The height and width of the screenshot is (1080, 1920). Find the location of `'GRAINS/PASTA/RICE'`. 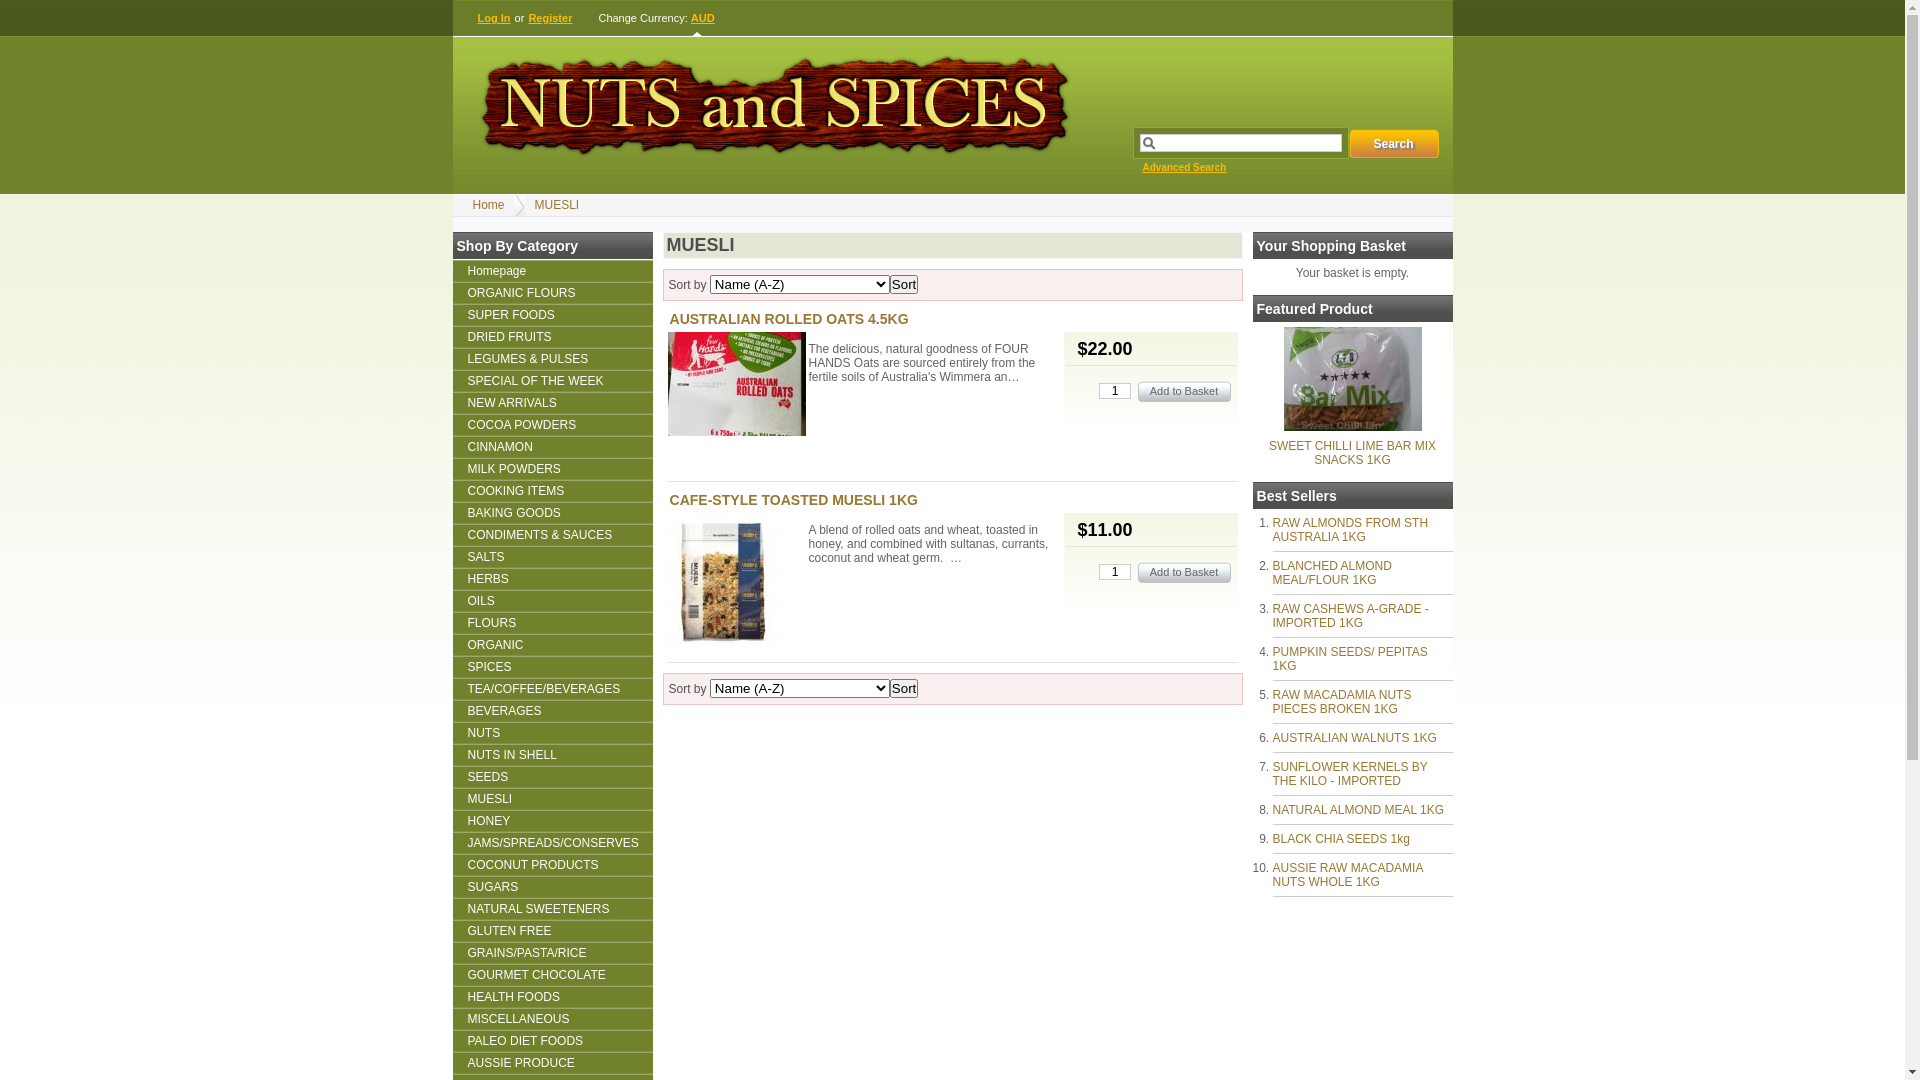

'GRAINS/PASTA/RICE' is located at coordinates (450, 951).